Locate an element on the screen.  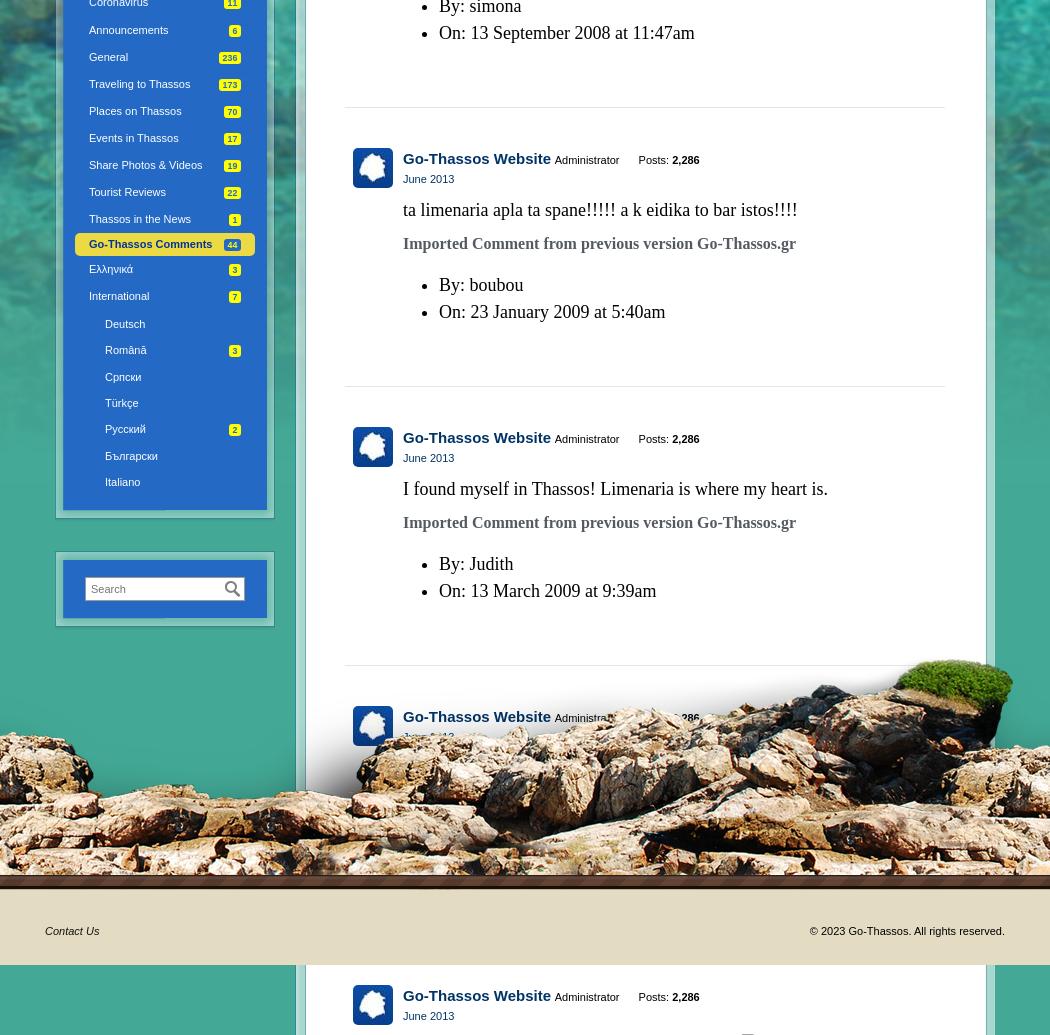
'173' is located at coordinates (229, 84).